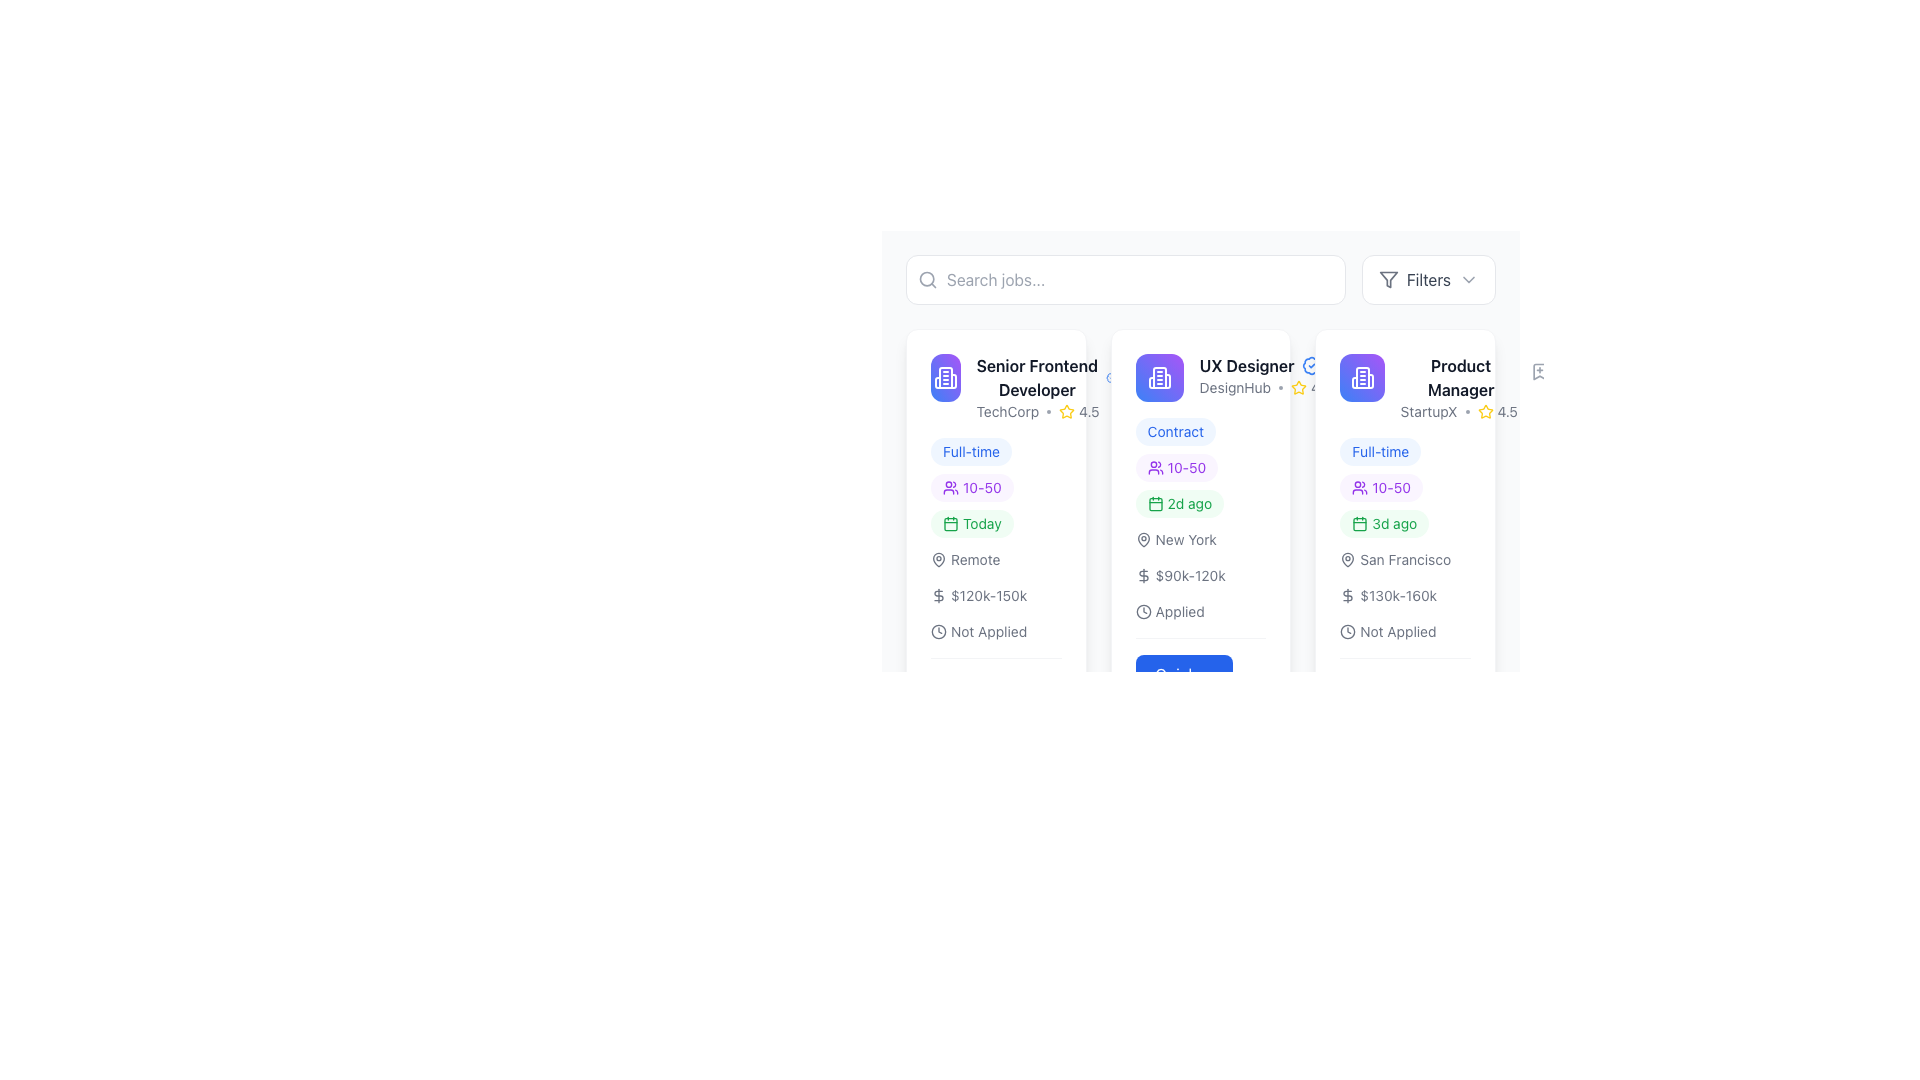 This screenshot has width=1920, height=1080. Describe the element at coordinates (965, 559) in the screenshot. I see `the 'Remote' text with icon located in the top-left corner of the job listing card for 'Senior Frontend Developer.'` at that location.